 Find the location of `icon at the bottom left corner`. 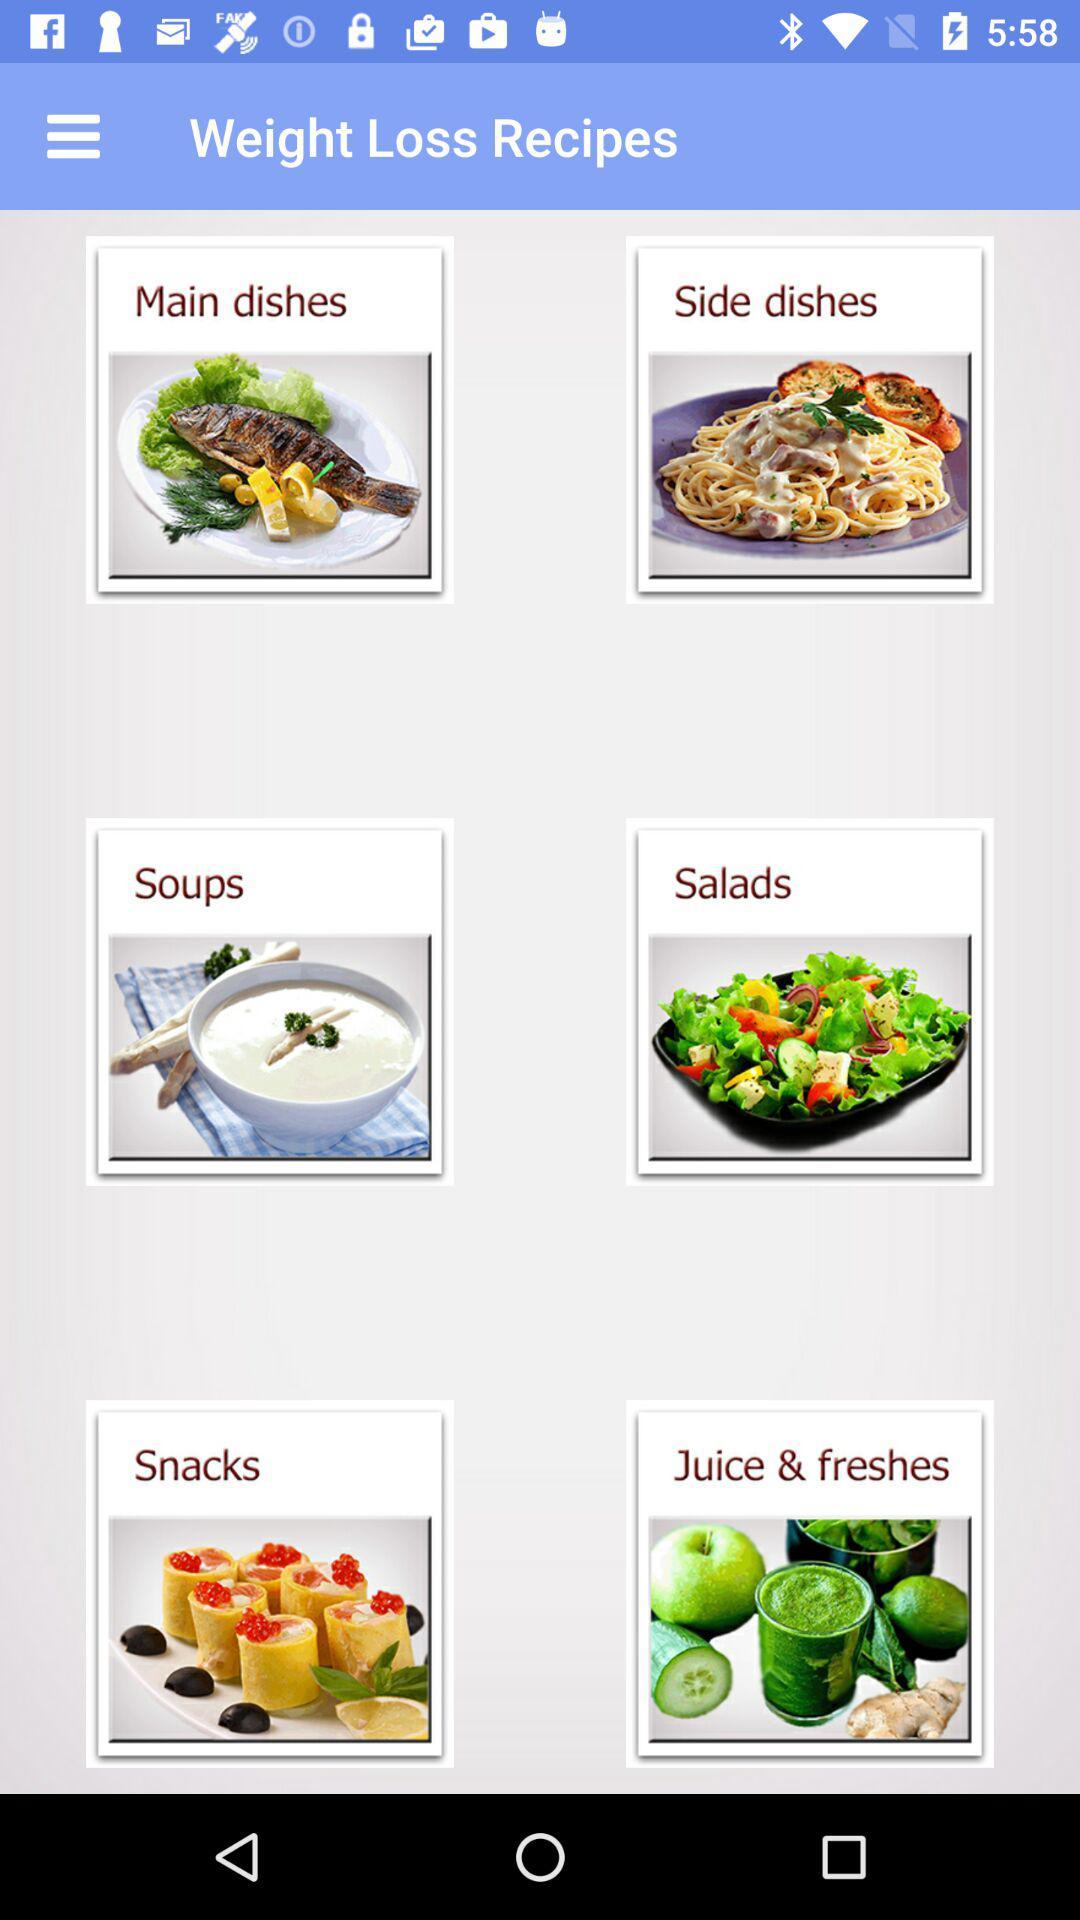

icon at the bottom left corner is located at coordinates (270, 1583).